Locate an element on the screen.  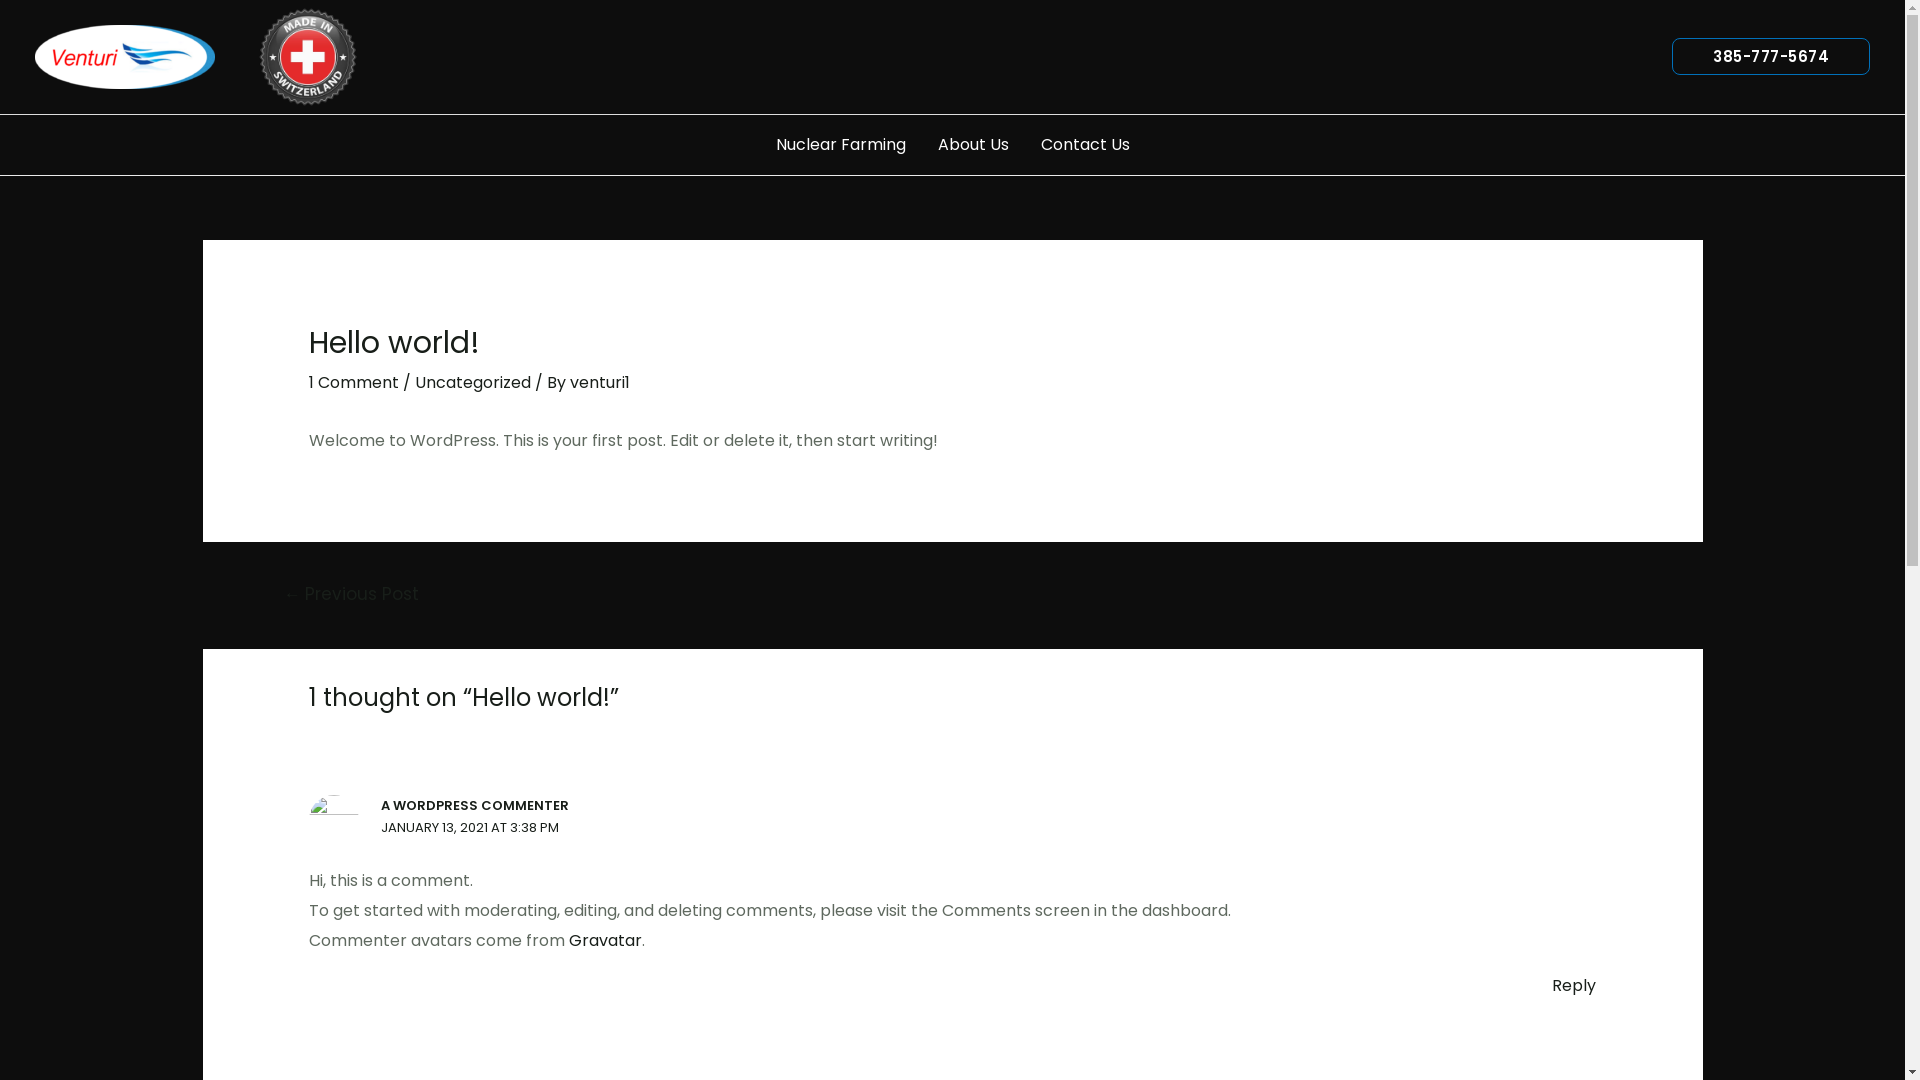
'Uncategorized' is located at coordinates (413, 382).